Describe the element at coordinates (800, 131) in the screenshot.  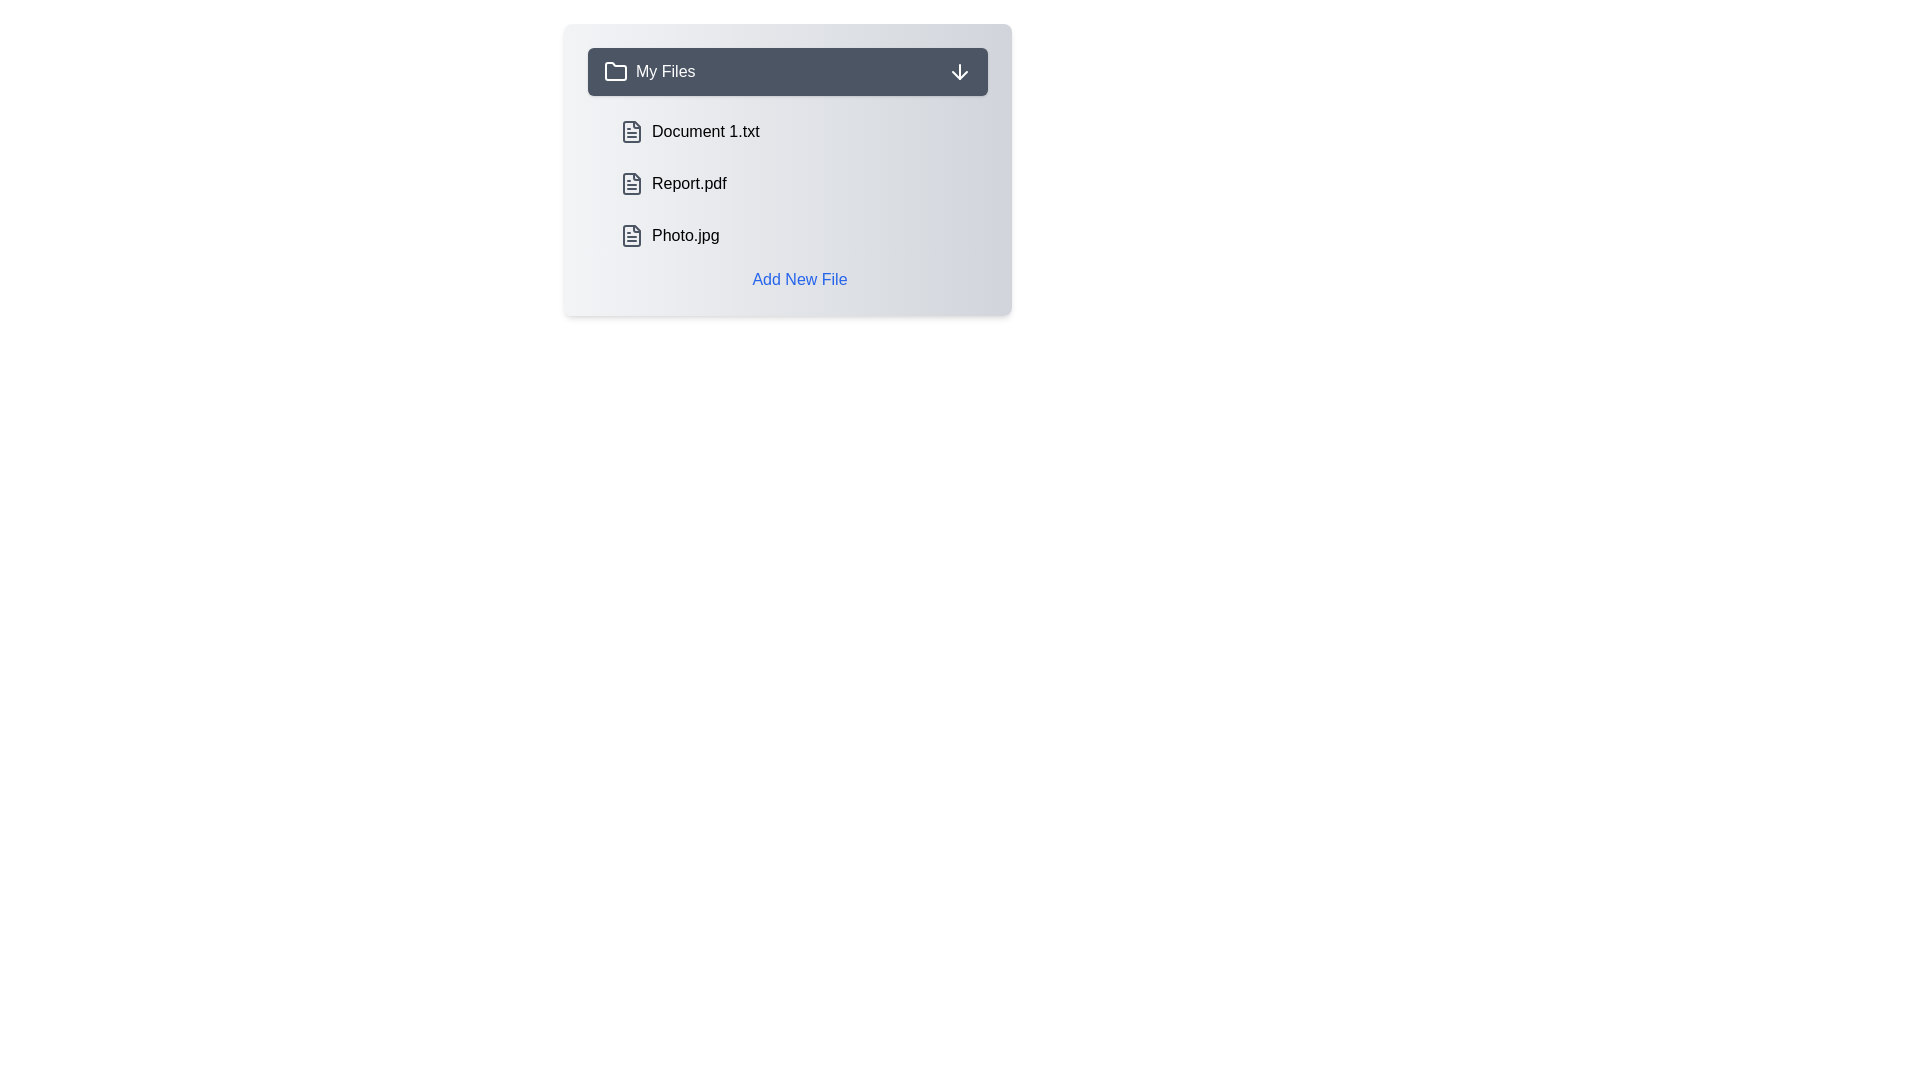
I see `the file named Document 1.txt to highlight it` at that location.